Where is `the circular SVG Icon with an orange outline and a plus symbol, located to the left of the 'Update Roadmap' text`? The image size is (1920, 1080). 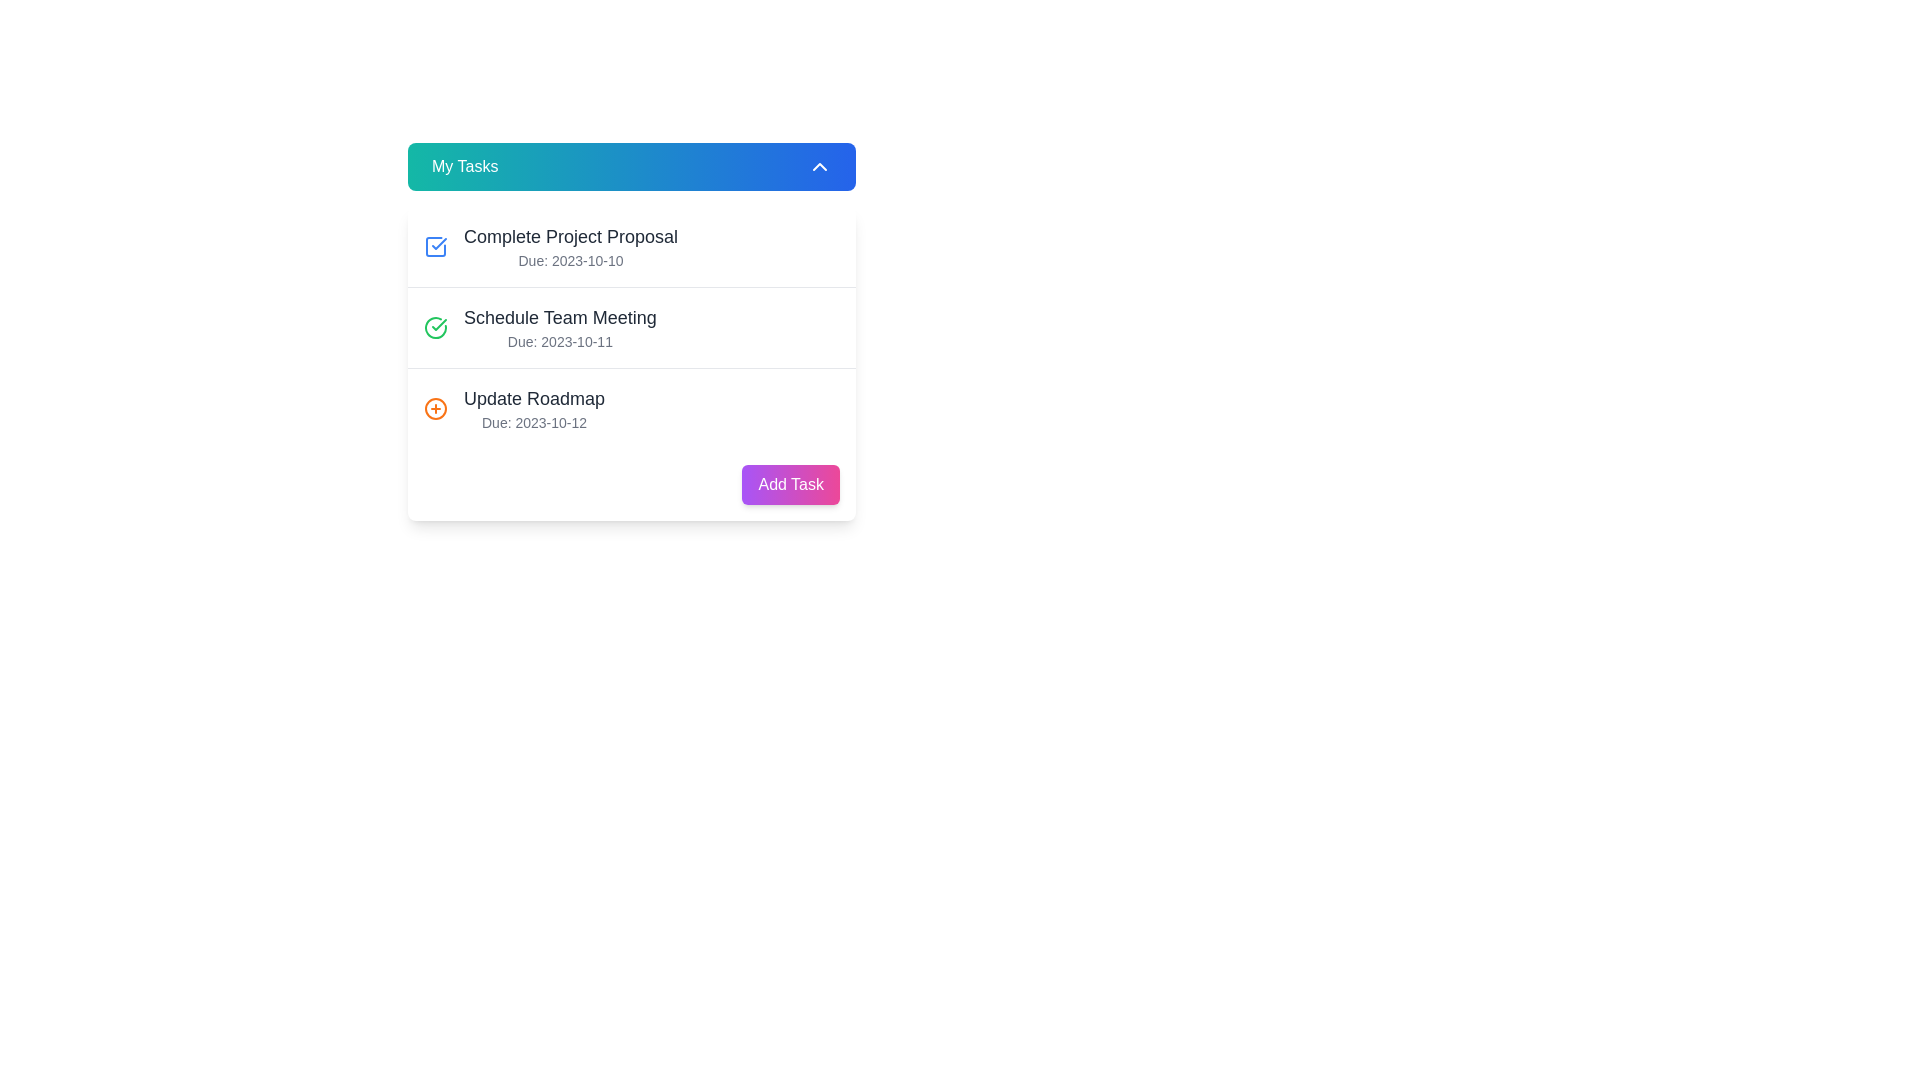 the circular SVG Icon with an orange outline and a plus symbol, located to the left of the 'Update Roadmap' text is located at coordinates (435, 407).